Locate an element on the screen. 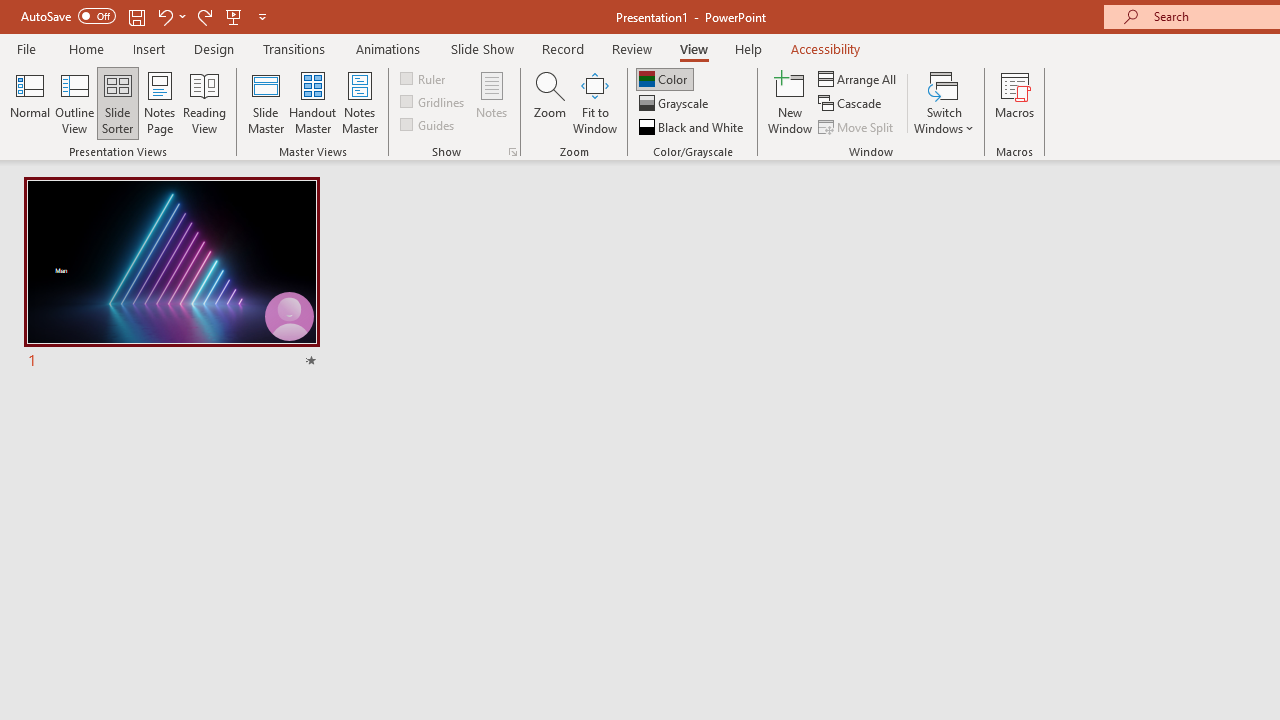  'Black and White' is located at coordinates (693, 127).